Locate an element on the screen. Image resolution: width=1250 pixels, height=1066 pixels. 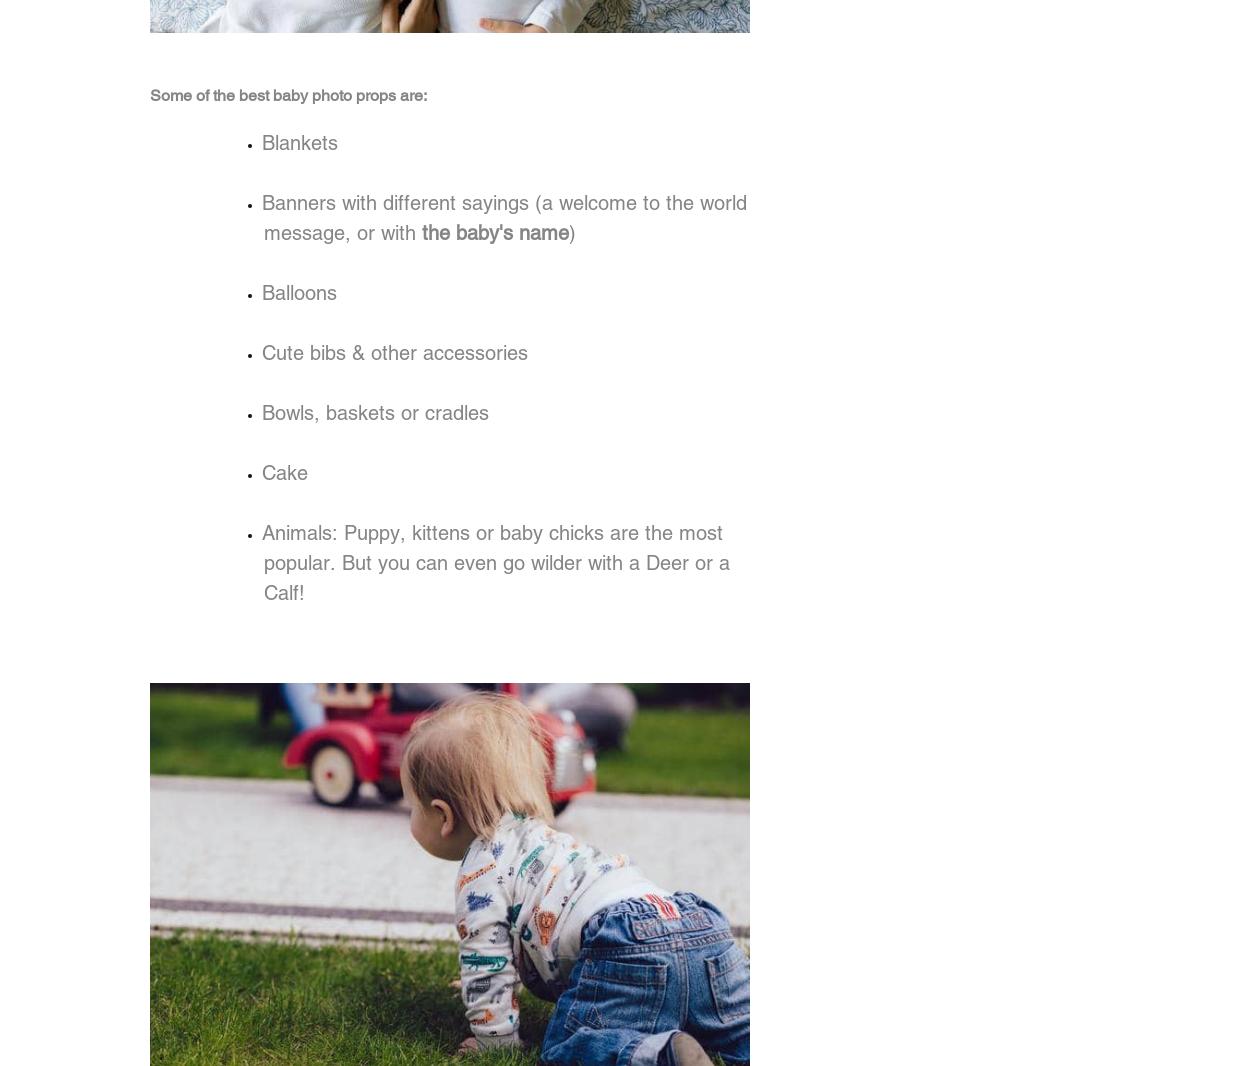
')' is located at coordinates (571, 232).